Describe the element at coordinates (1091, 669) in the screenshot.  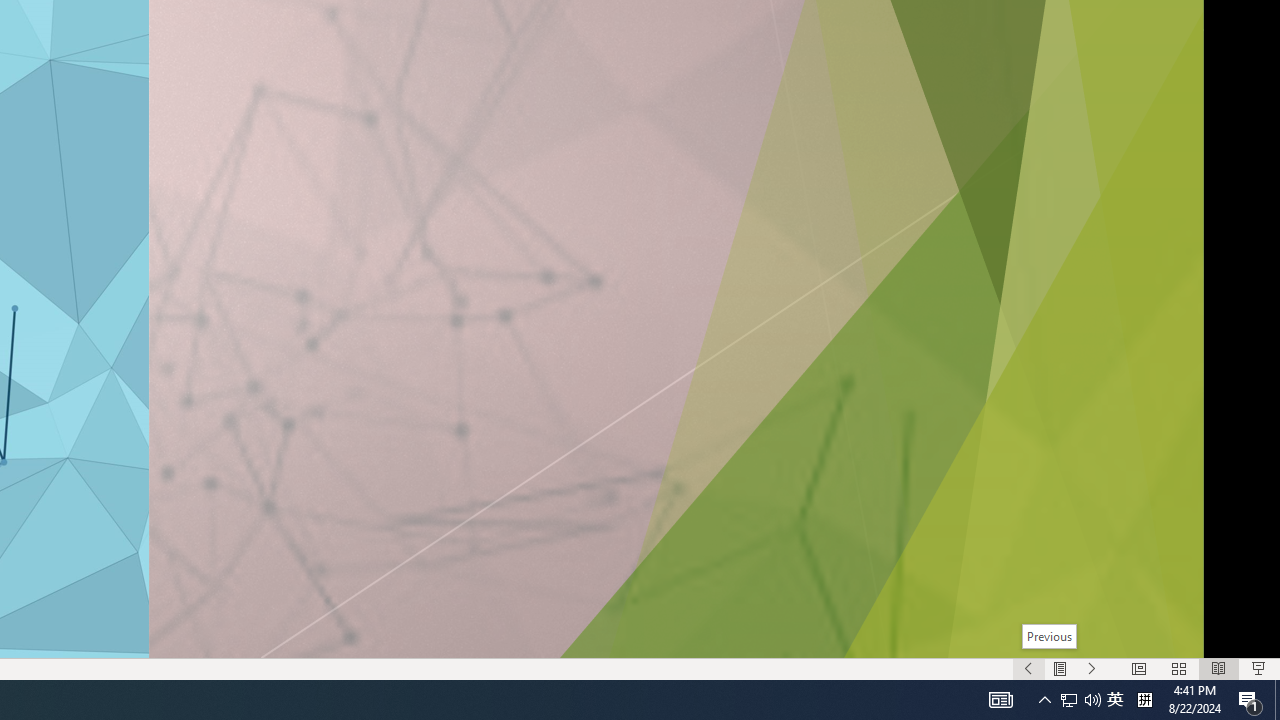
I see `'Slide Show Next On'` at that location.